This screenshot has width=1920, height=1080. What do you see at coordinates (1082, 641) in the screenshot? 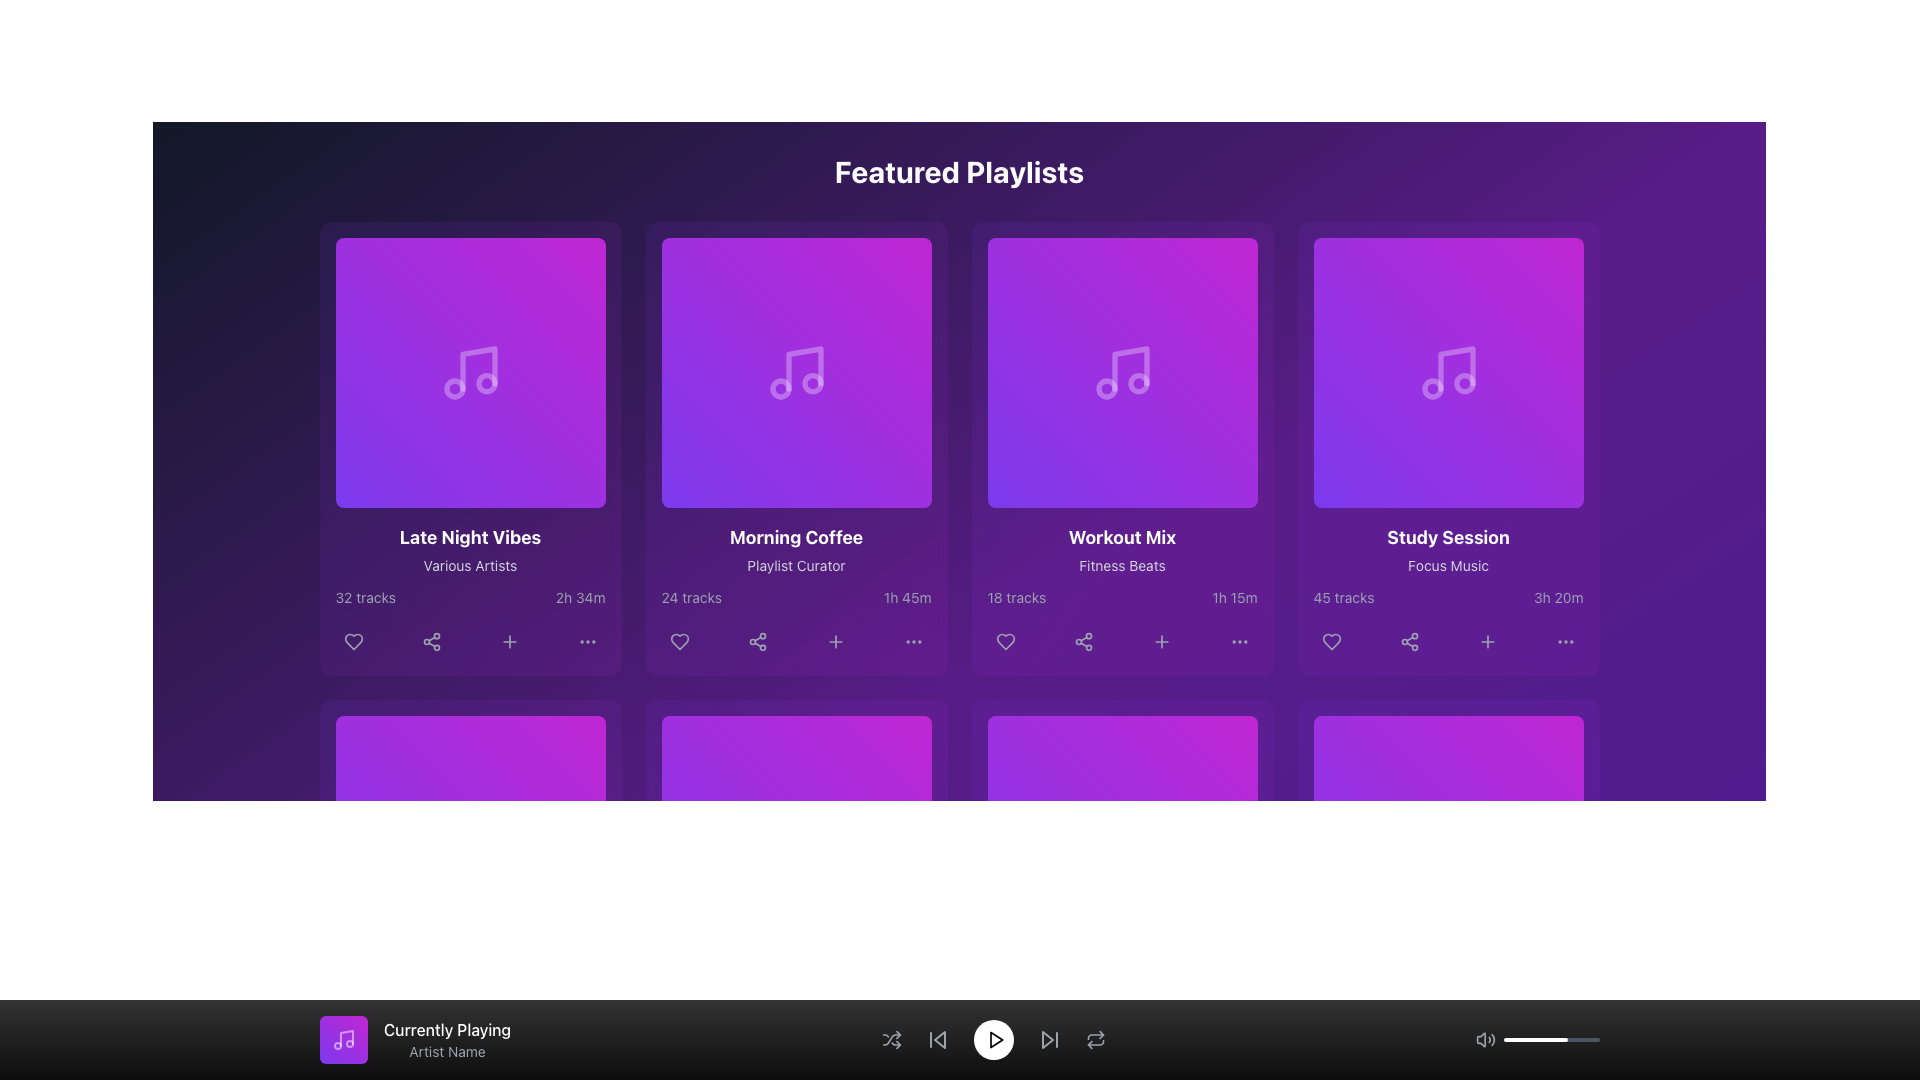
I see `the share button located in the bottom row of control icons on the 'Workout Mix' playlist card, specifically the second icon from the left, to share the playlist` at bounding box center [1082, 641].